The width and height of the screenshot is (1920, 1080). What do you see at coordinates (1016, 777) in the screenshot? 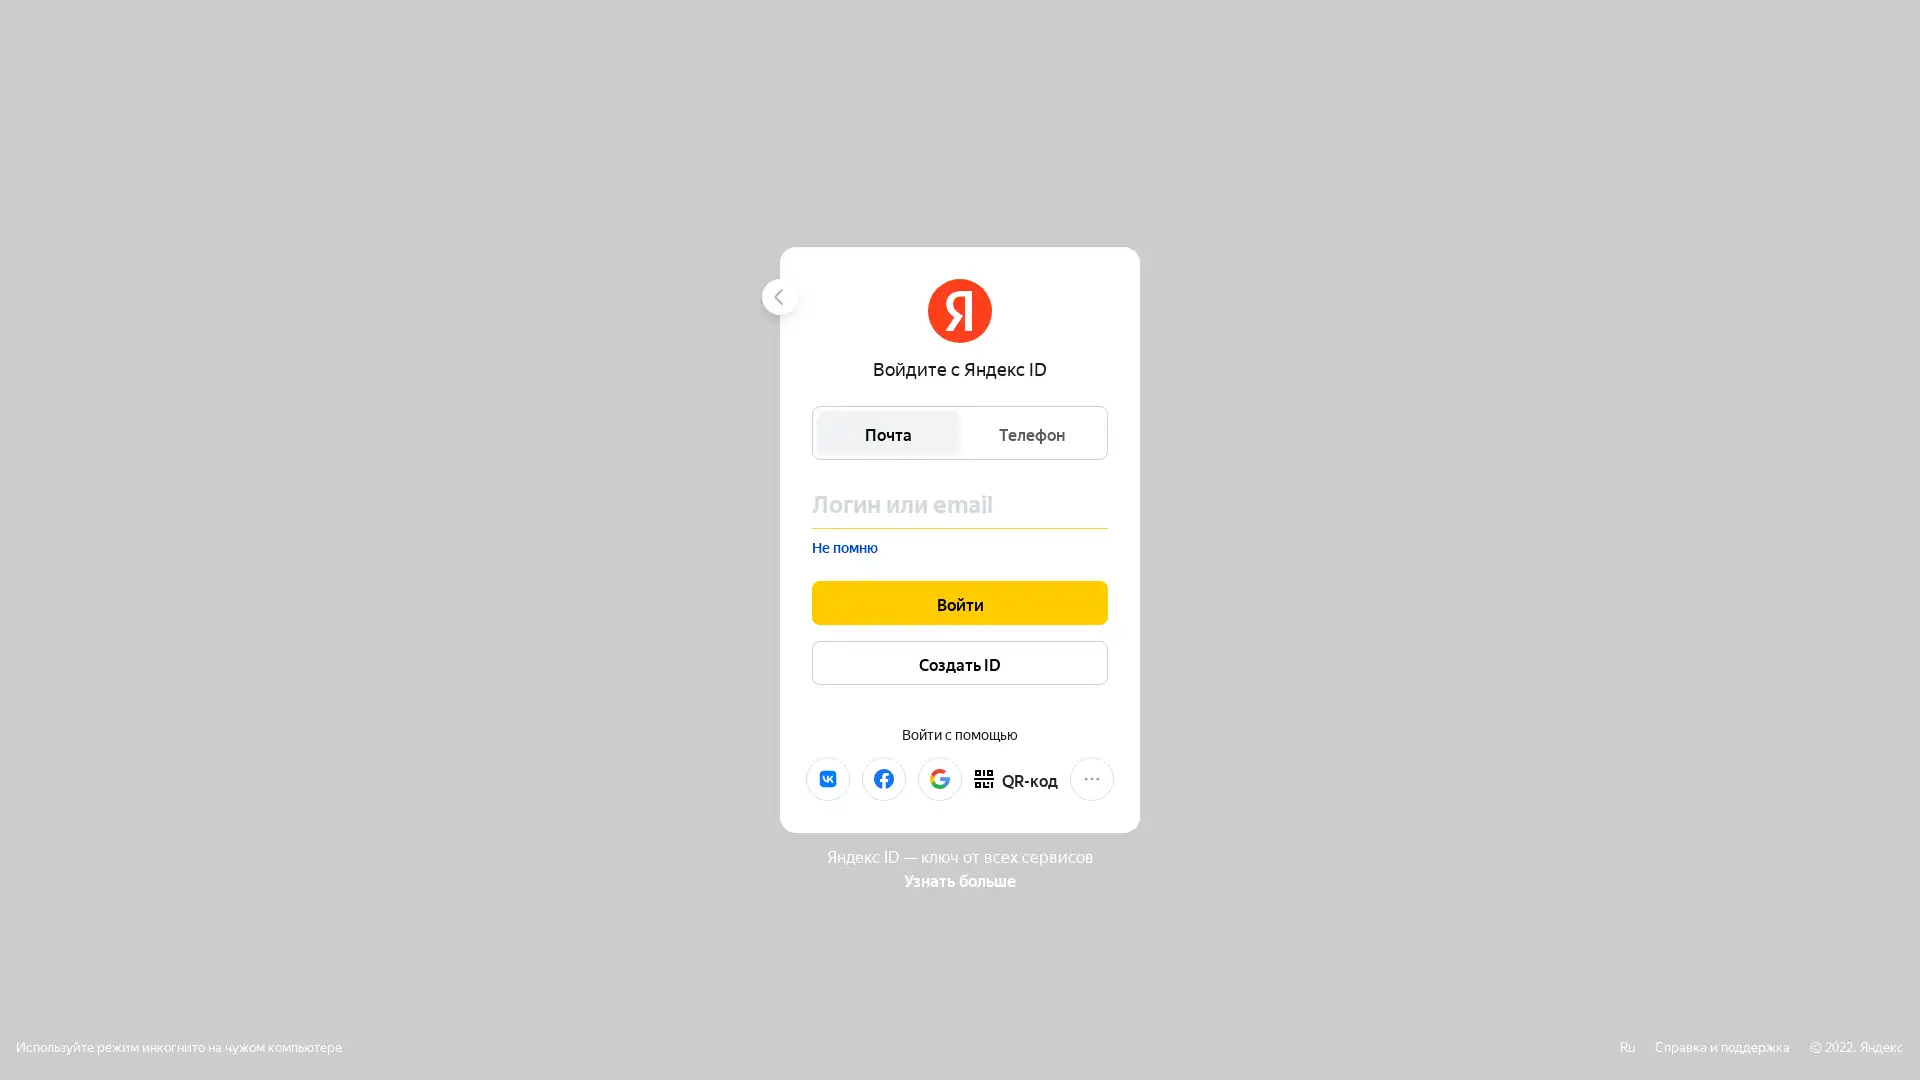
I see `QR-` at bounding box center [1016, 777].